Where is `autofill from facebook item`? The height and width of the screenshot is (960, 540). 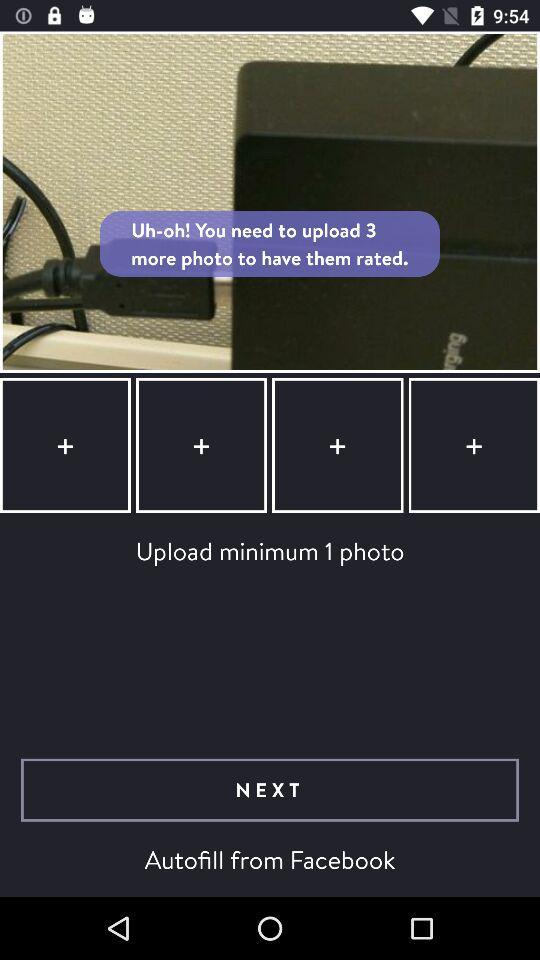 autofill from facebook item is located at coordinates (270, 858).